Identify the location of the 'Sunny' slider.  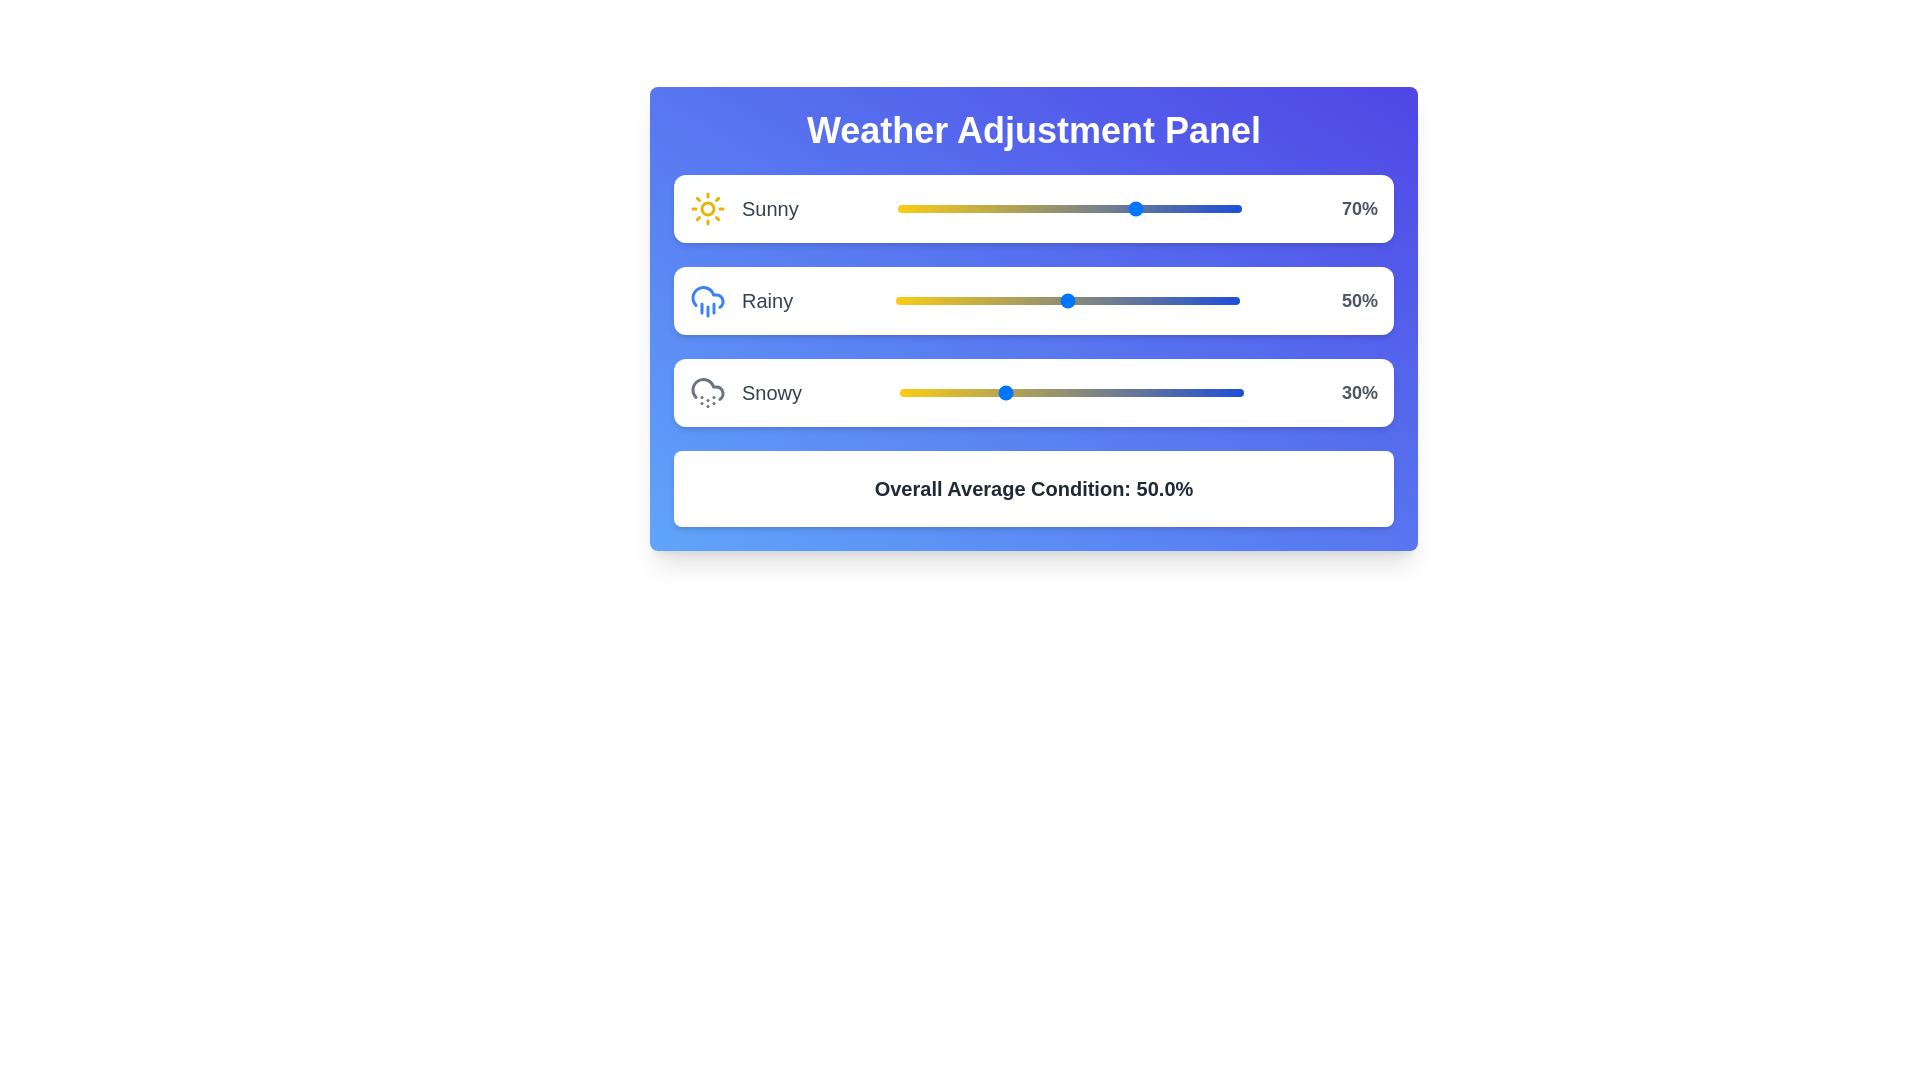
(1039, 204).